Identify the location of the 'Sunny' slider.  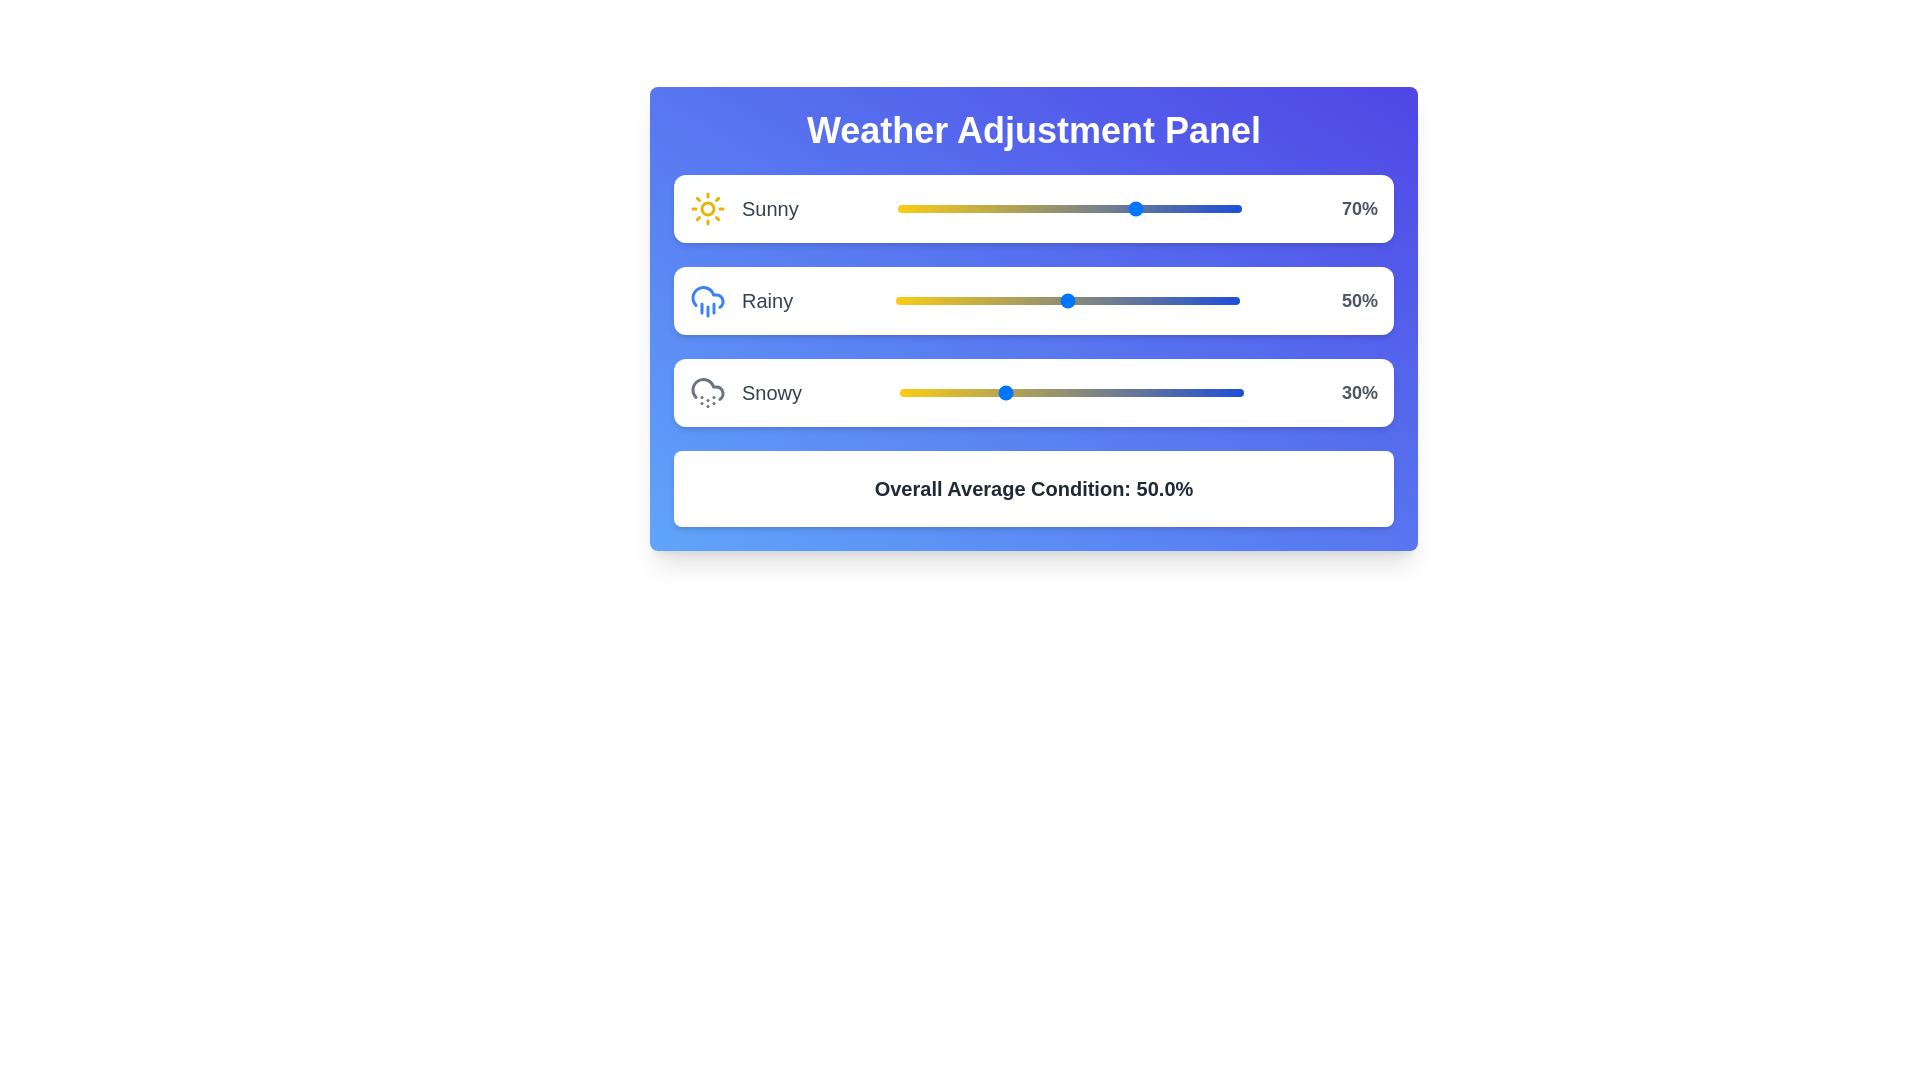
(1039, 204).